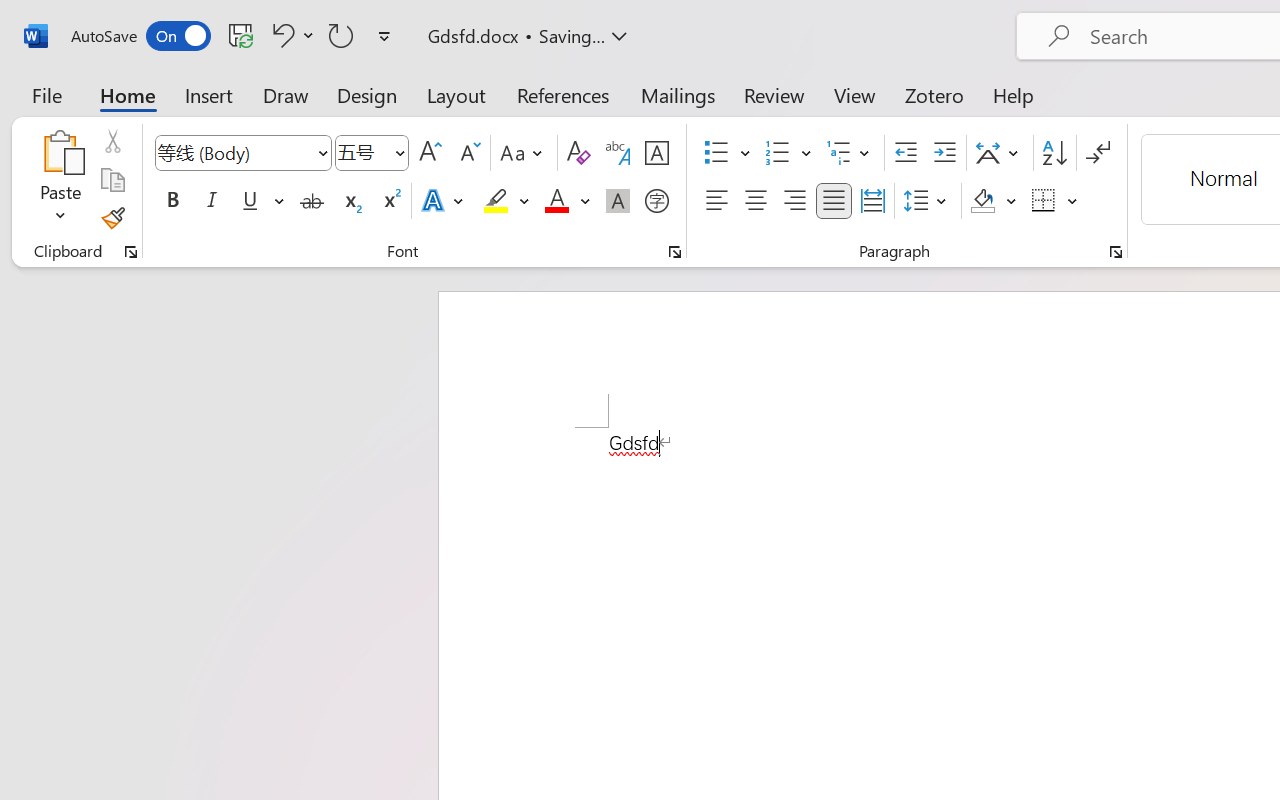 The height and width of the screenshot is (800, 1280). I want to click on 'Increase Indent', so click(943, 153).